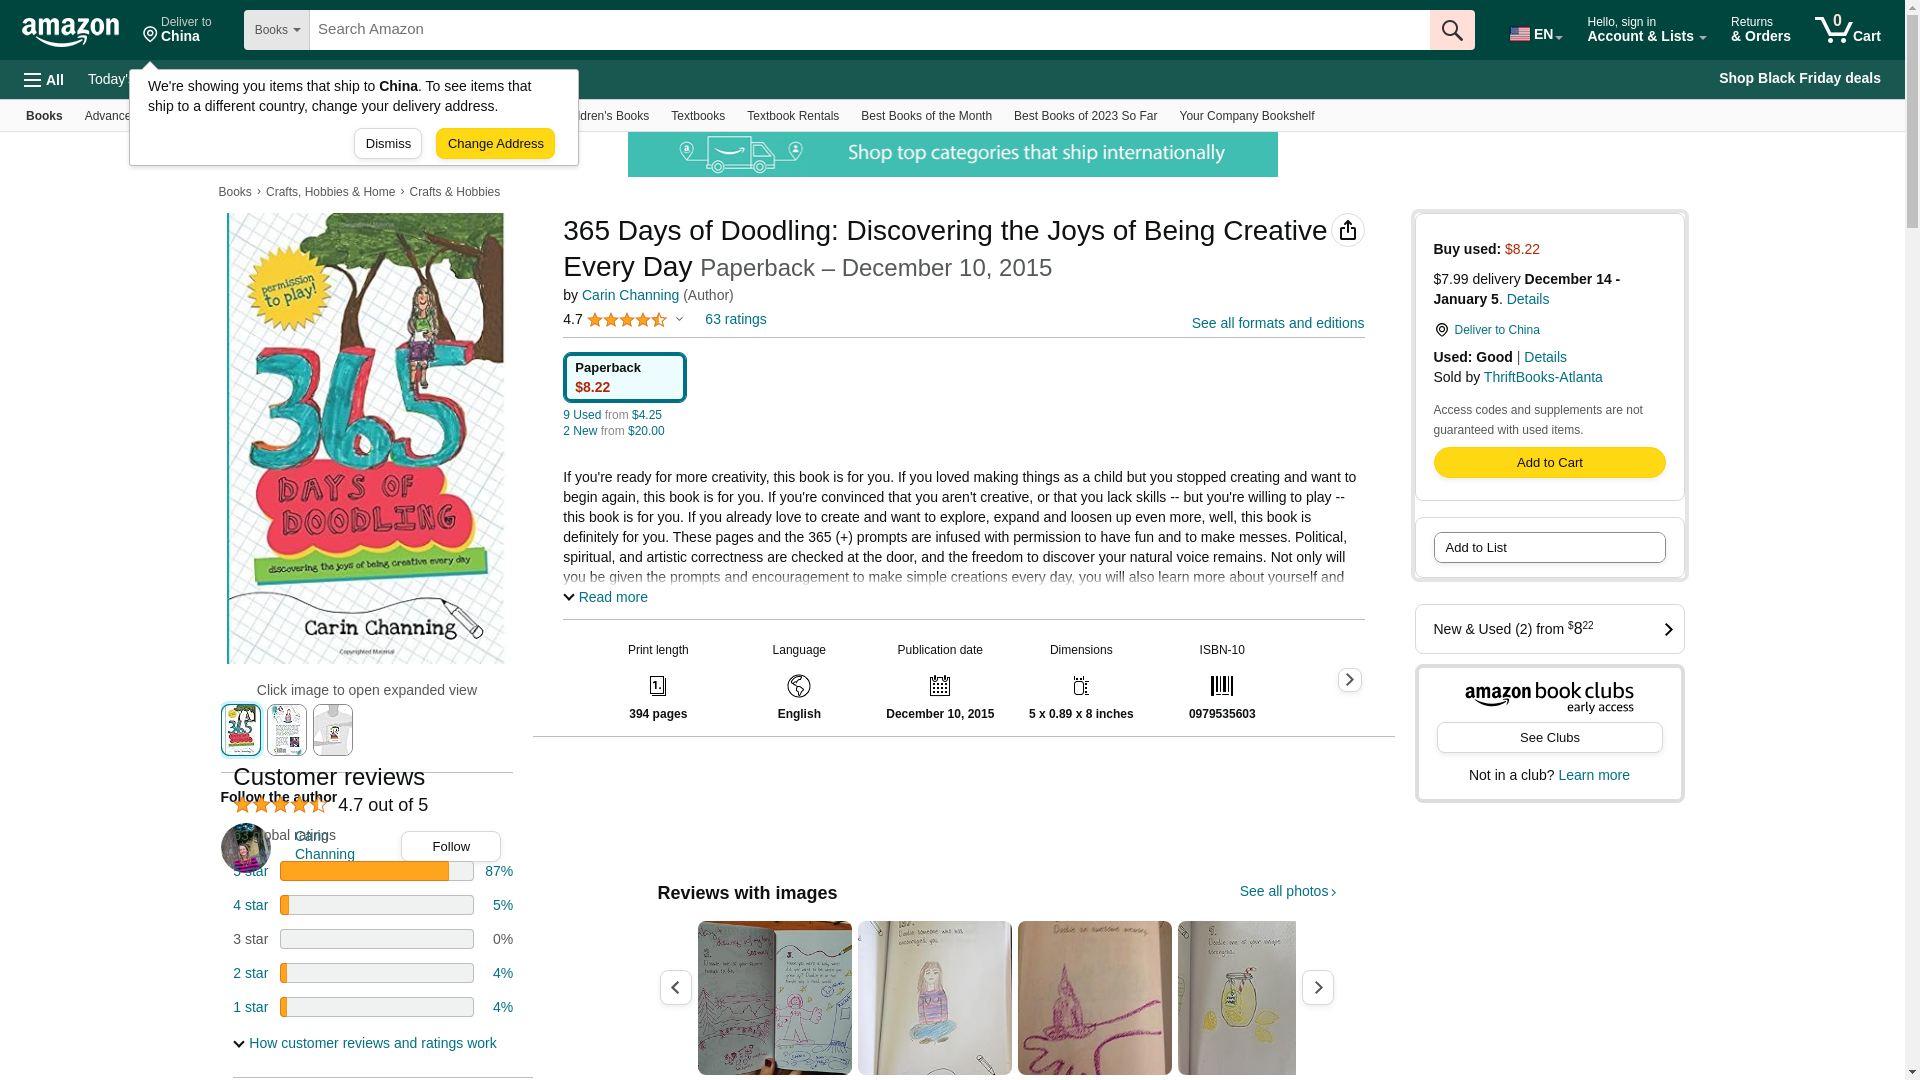  What do you see at coordinates (249, 870) in the screenshot?
I see `'5 star'` at bounding box center [249, 870].